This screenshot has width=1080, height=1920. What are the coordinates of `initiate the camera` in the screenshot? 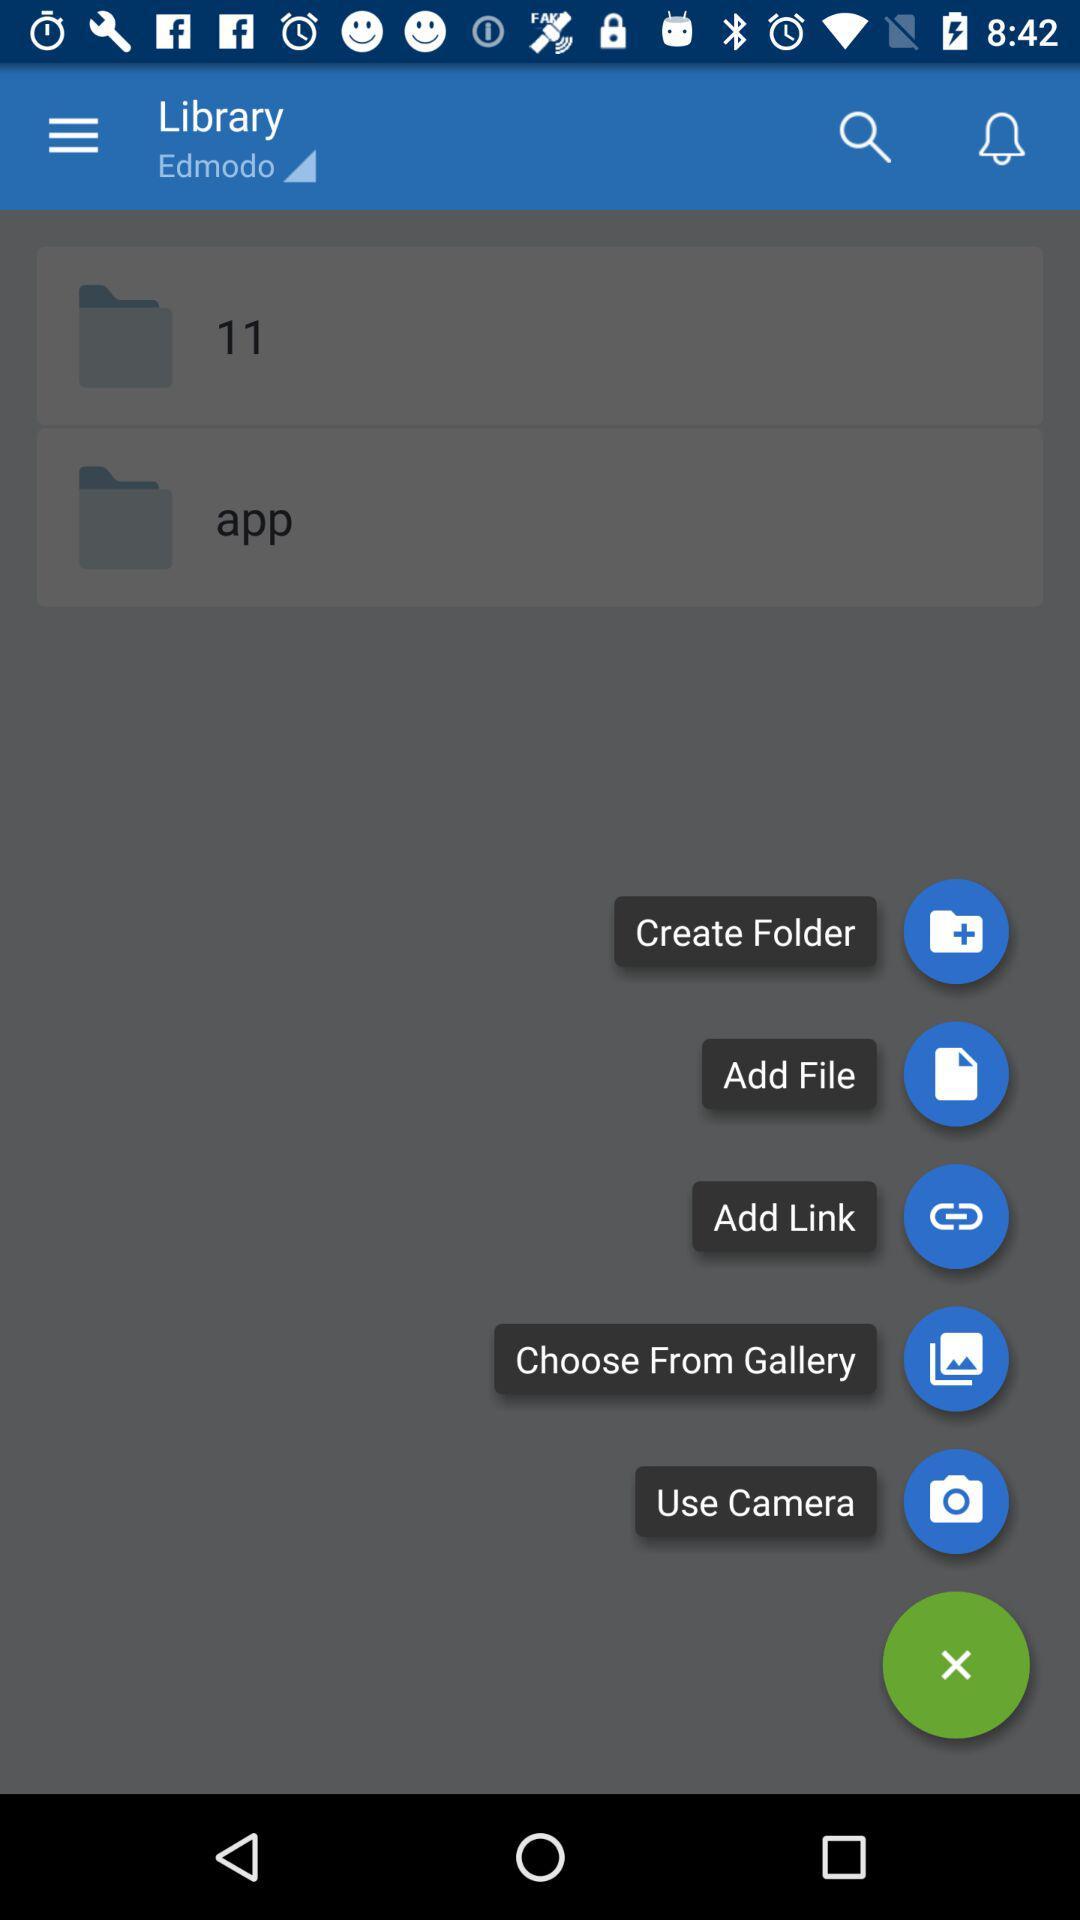 It's located at (955, 1501).